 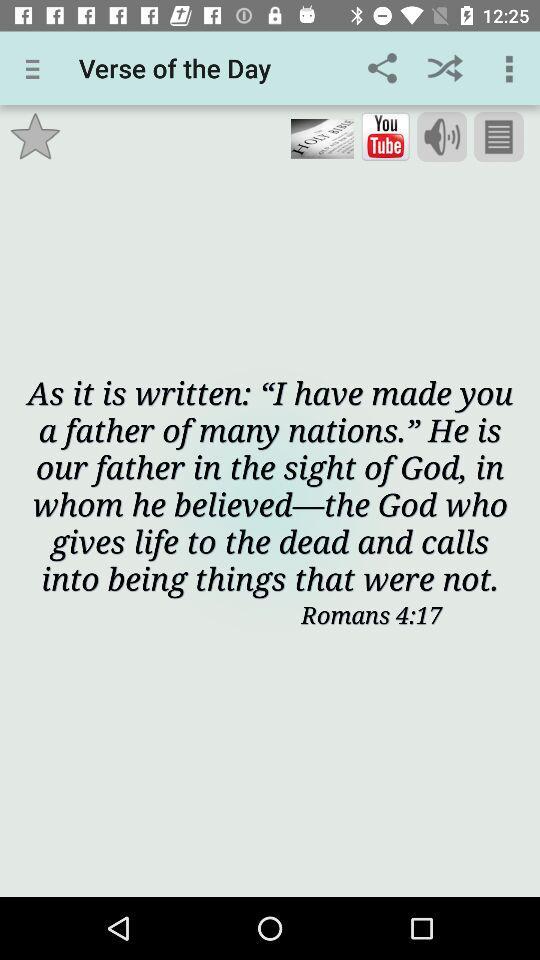 I want to click on icon above the as it is item, so click(x=497, y=136).